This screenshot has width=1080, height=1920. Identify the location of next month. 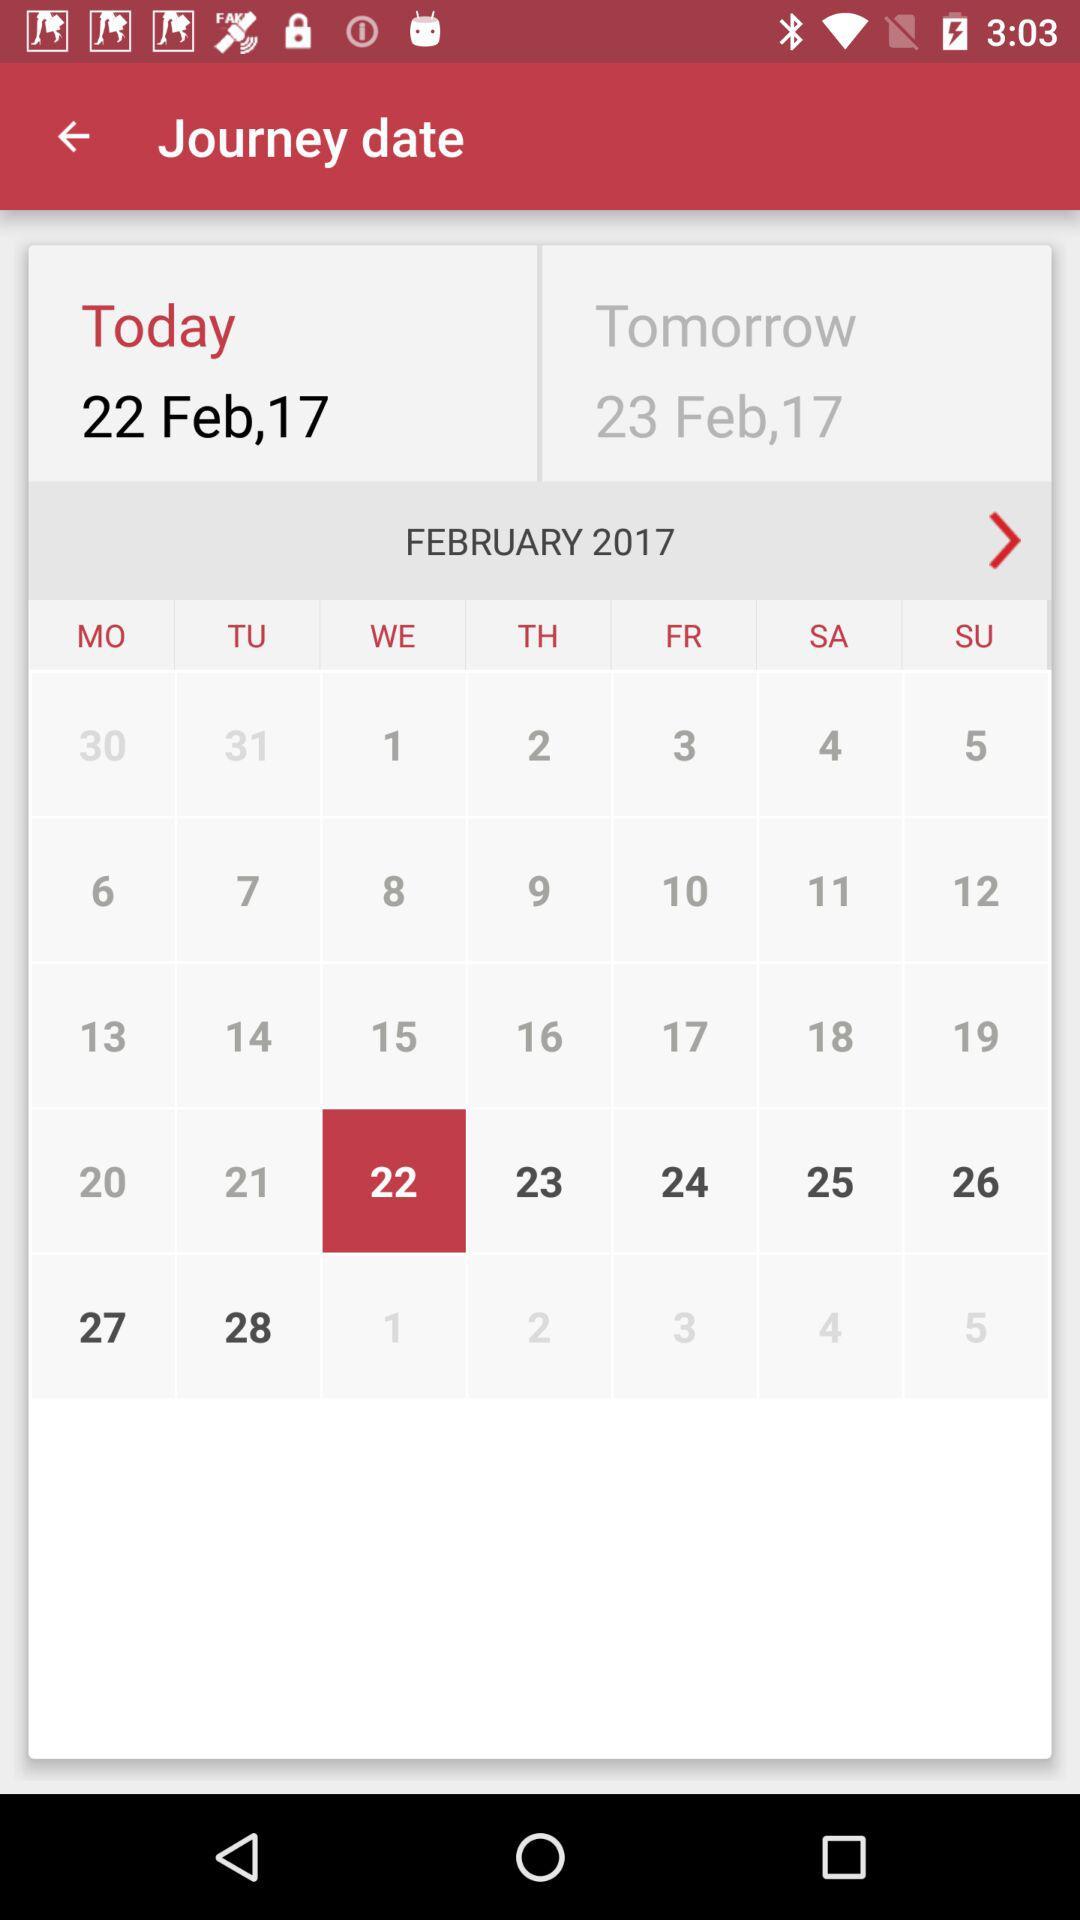
(1005, 540).